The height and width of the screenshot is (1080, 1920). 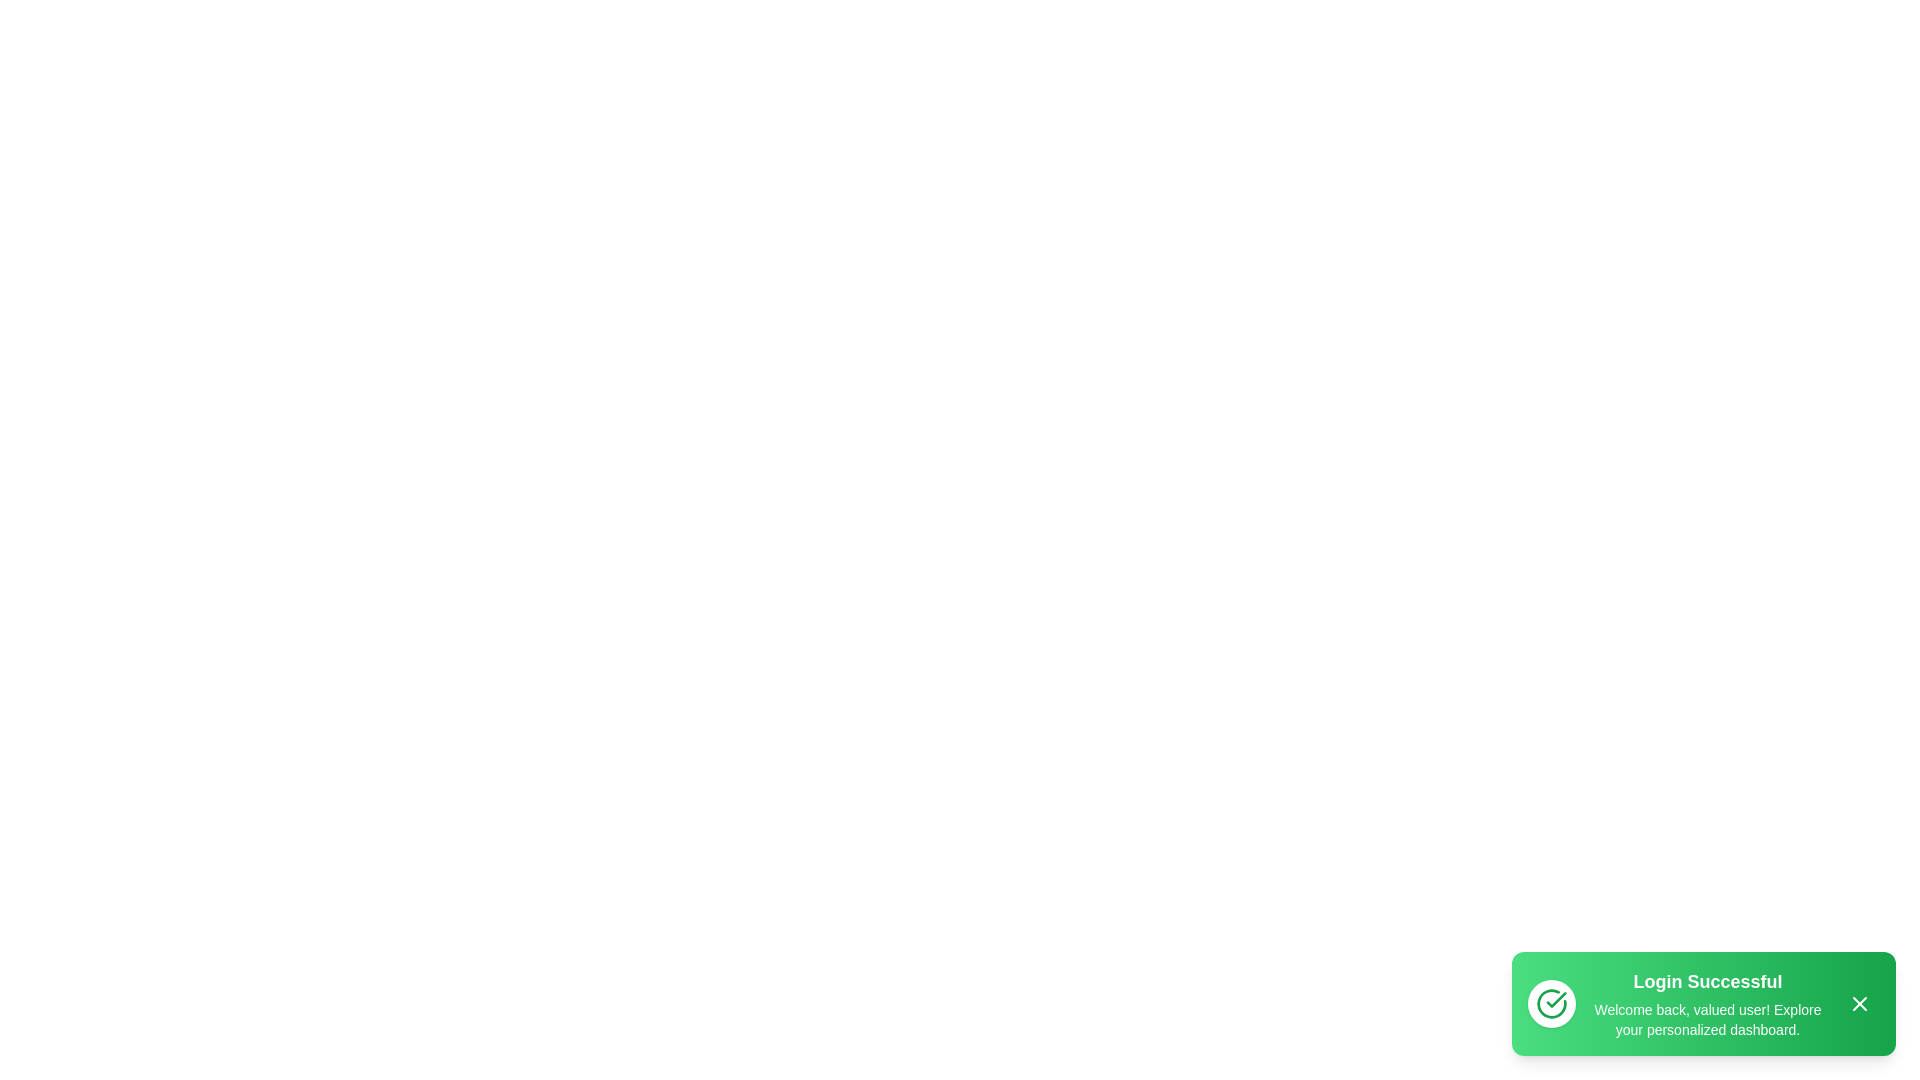 What do you see at coordinates (1550, 1003) in the screenshot?
I see `the 'CheckCircle' icon in the notification` at bounding box center [1550, 1003].